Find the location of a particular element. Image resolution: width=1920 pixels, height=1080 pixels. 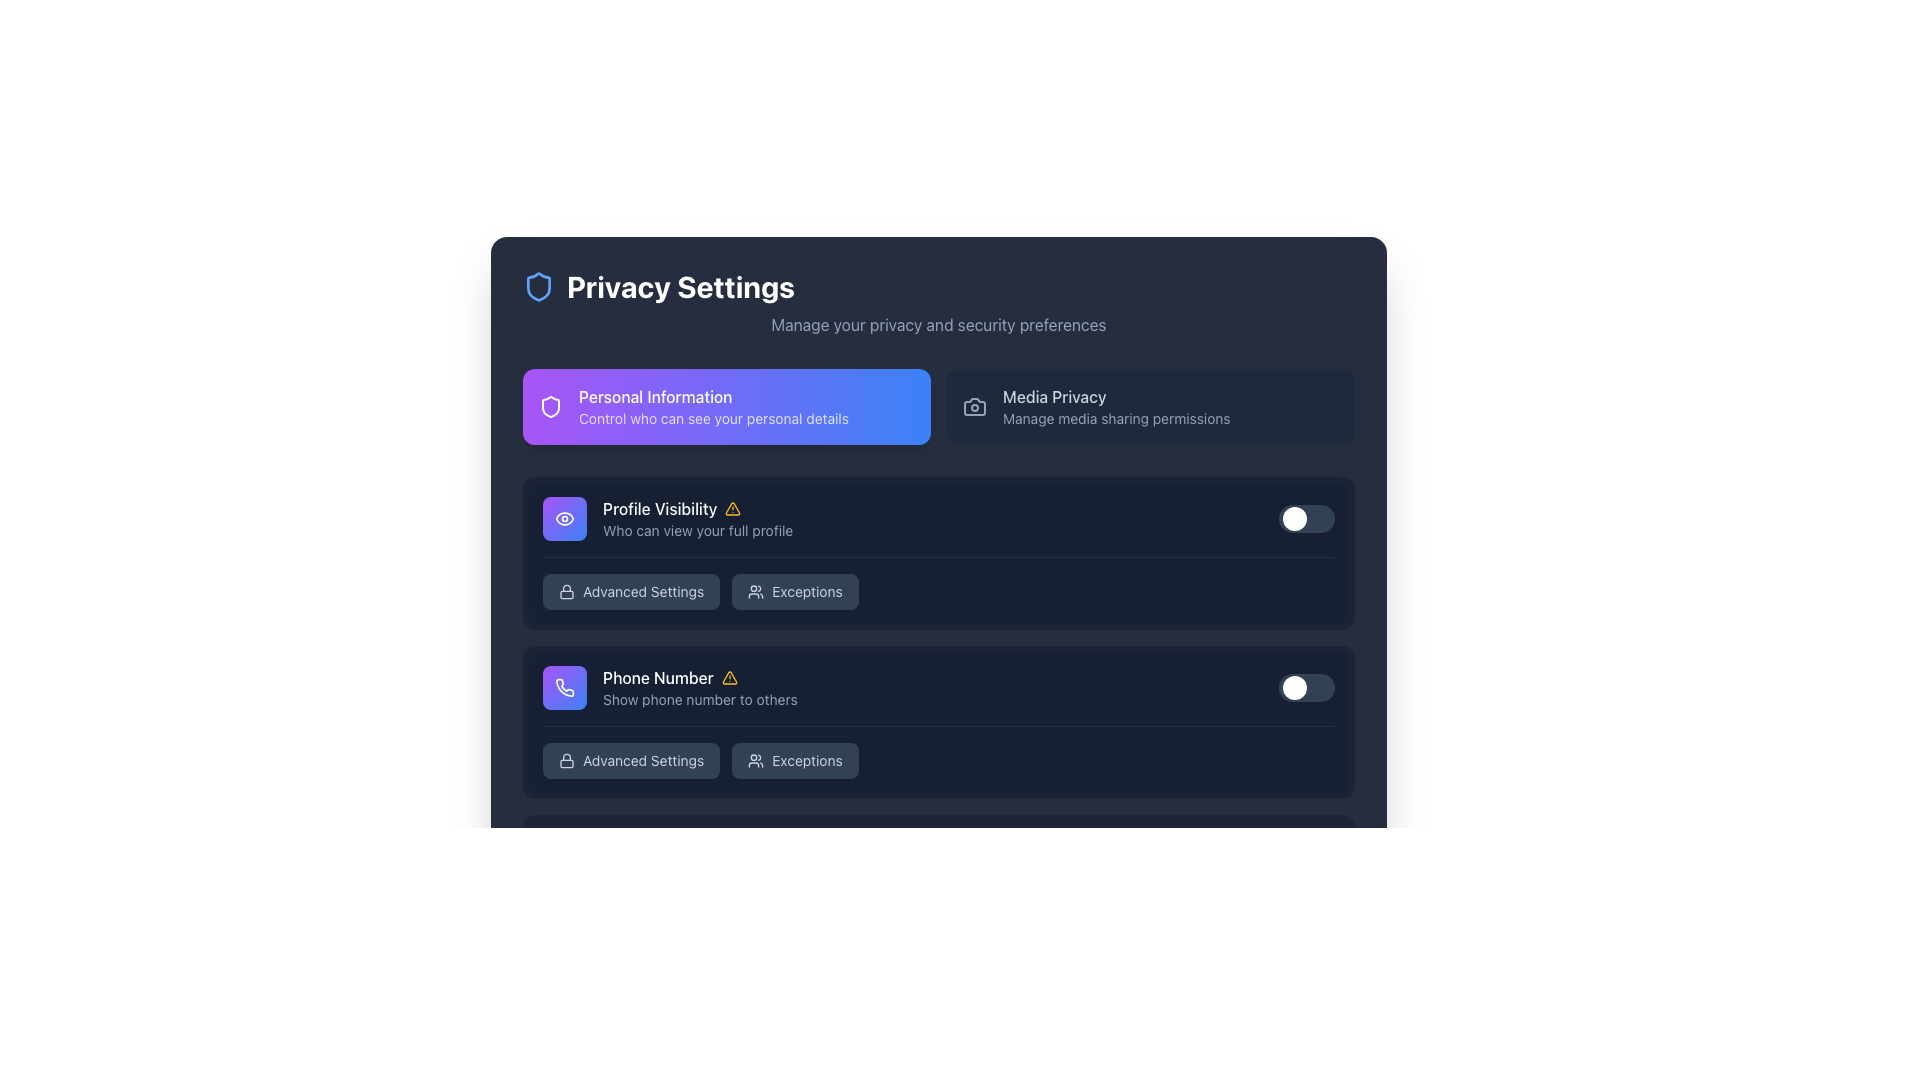

the static text label that provides descriptive context for the 'Profile Visibility' setting, positioned below the 'Profile Visibility' title text in the 'Privacy Settings' control panel is located at coordinates (698, 530).